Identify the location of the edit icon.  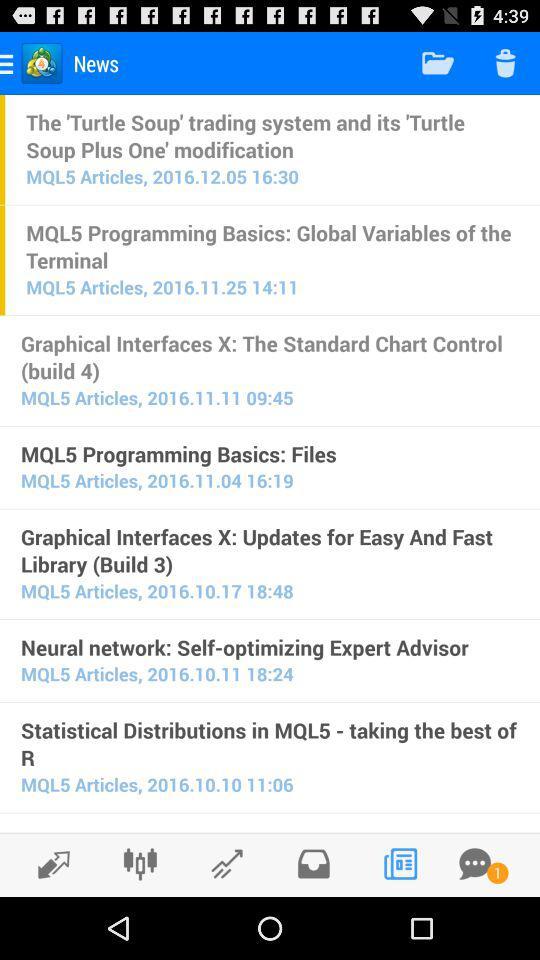
(226, 924).